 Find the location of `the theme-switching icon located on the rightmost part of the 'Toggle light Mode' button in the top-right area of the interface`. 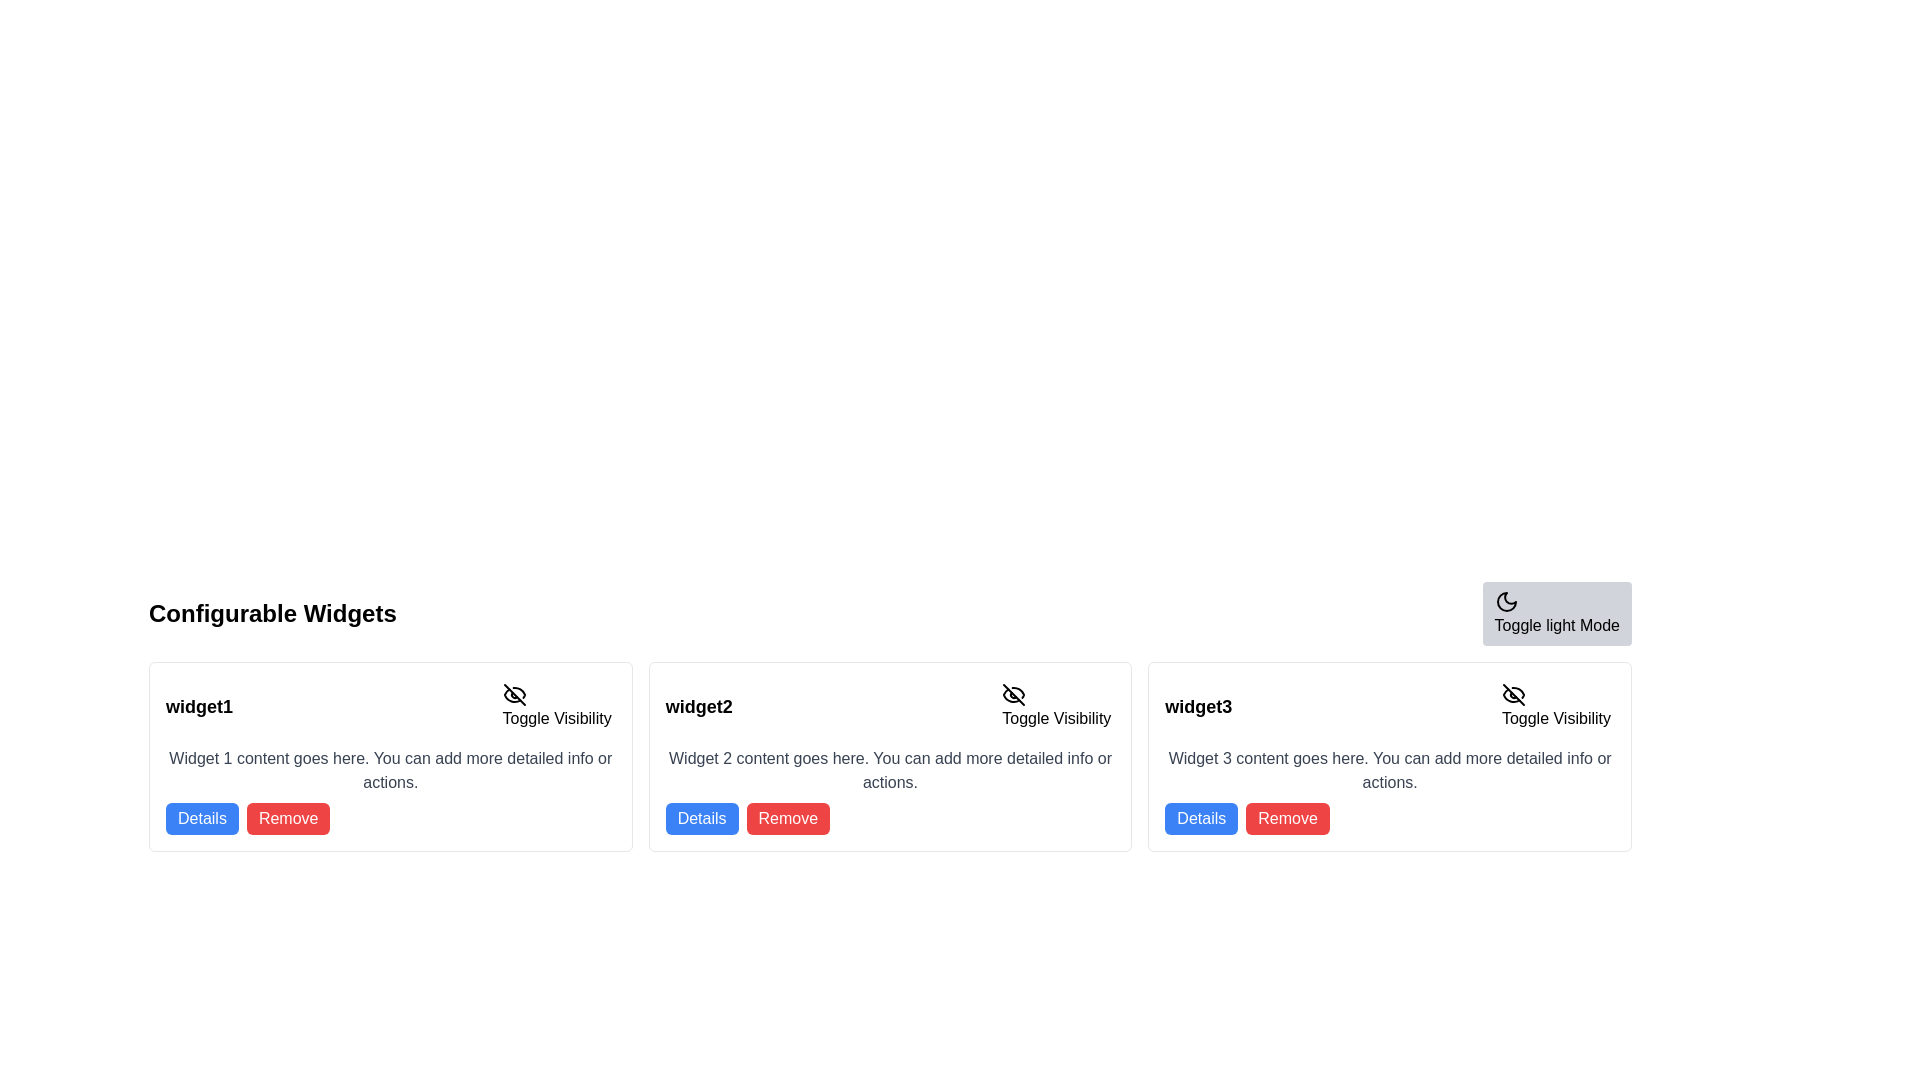

the theme-switching icon located on the rightmost part of the 'Toggle light Mode' button in the top-right area of the interface is located at coordinates (1506, 600).